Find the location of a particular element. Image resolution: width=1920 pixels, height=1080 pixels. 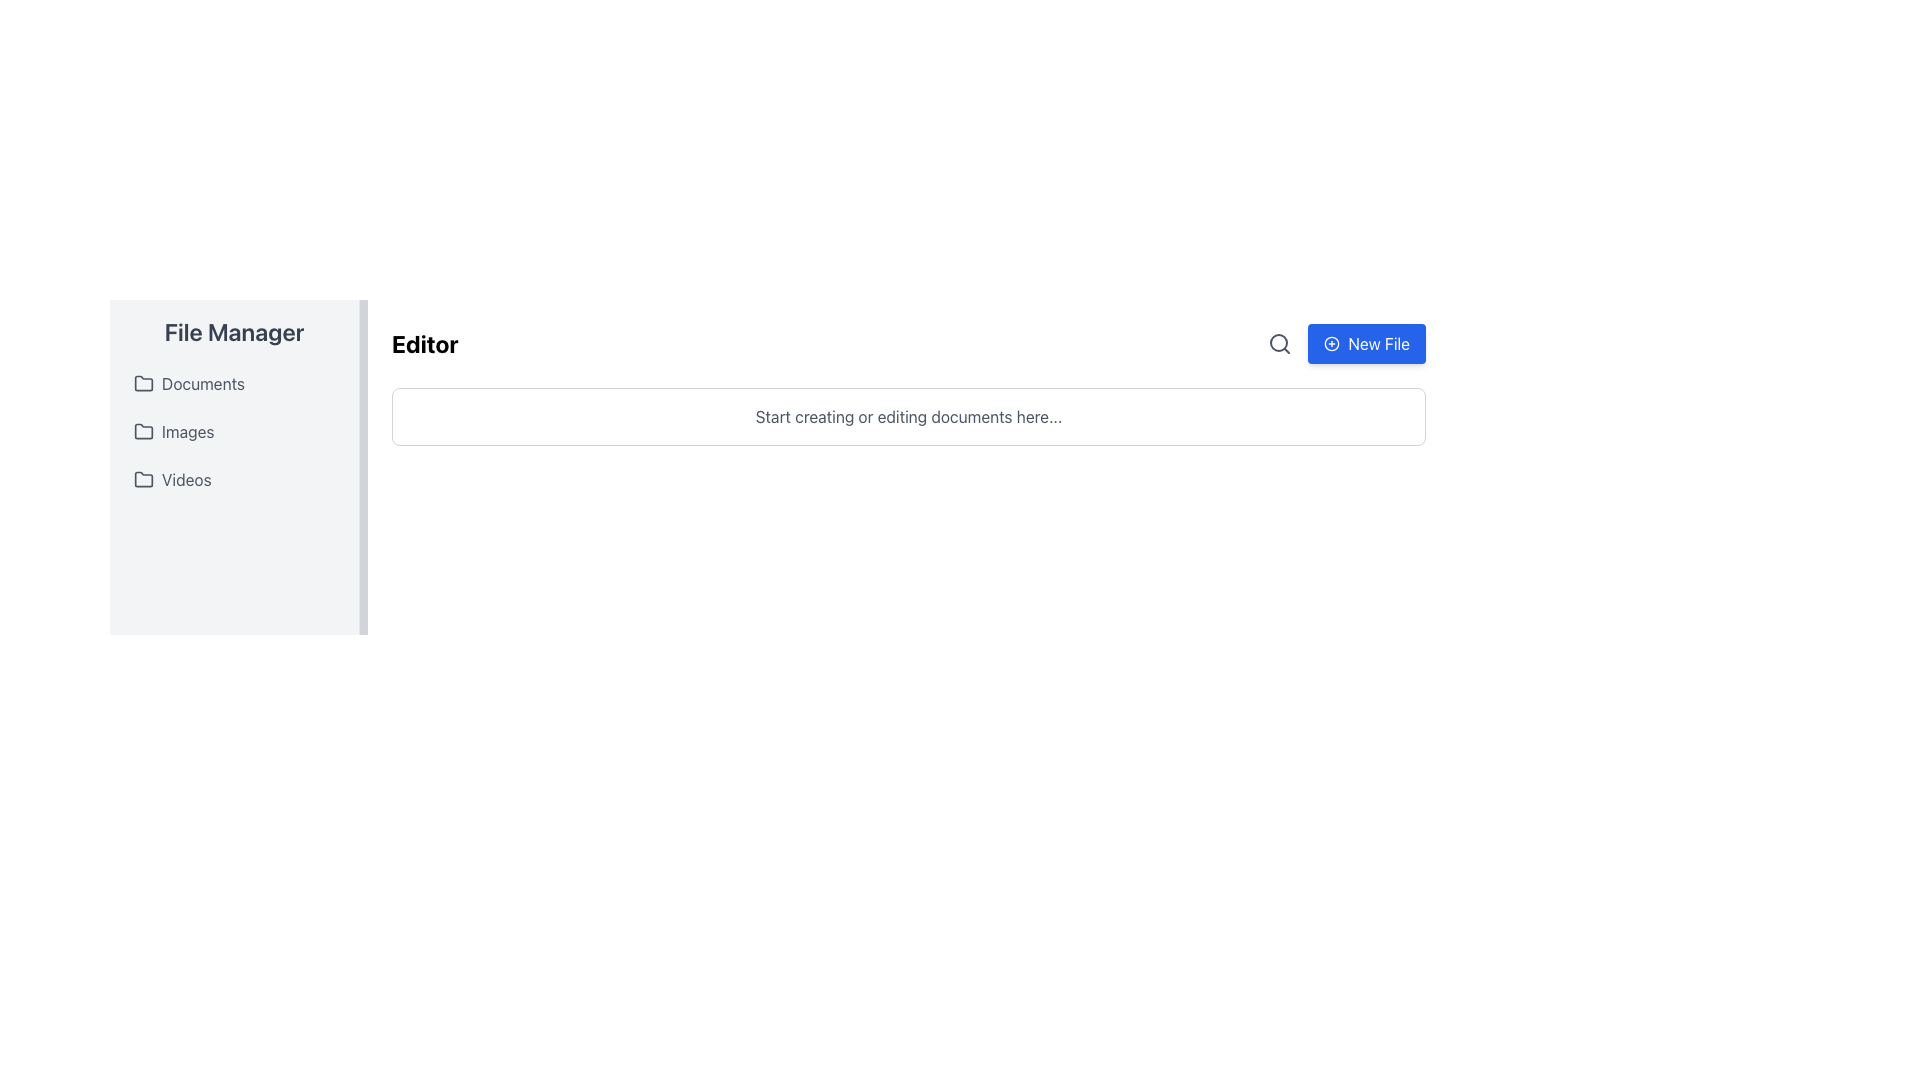

the folder icon resembling a document storage folder located next to the 'Images' label in the vertical navigation menu under 'File Manager' is located at coordinates (143, 430).